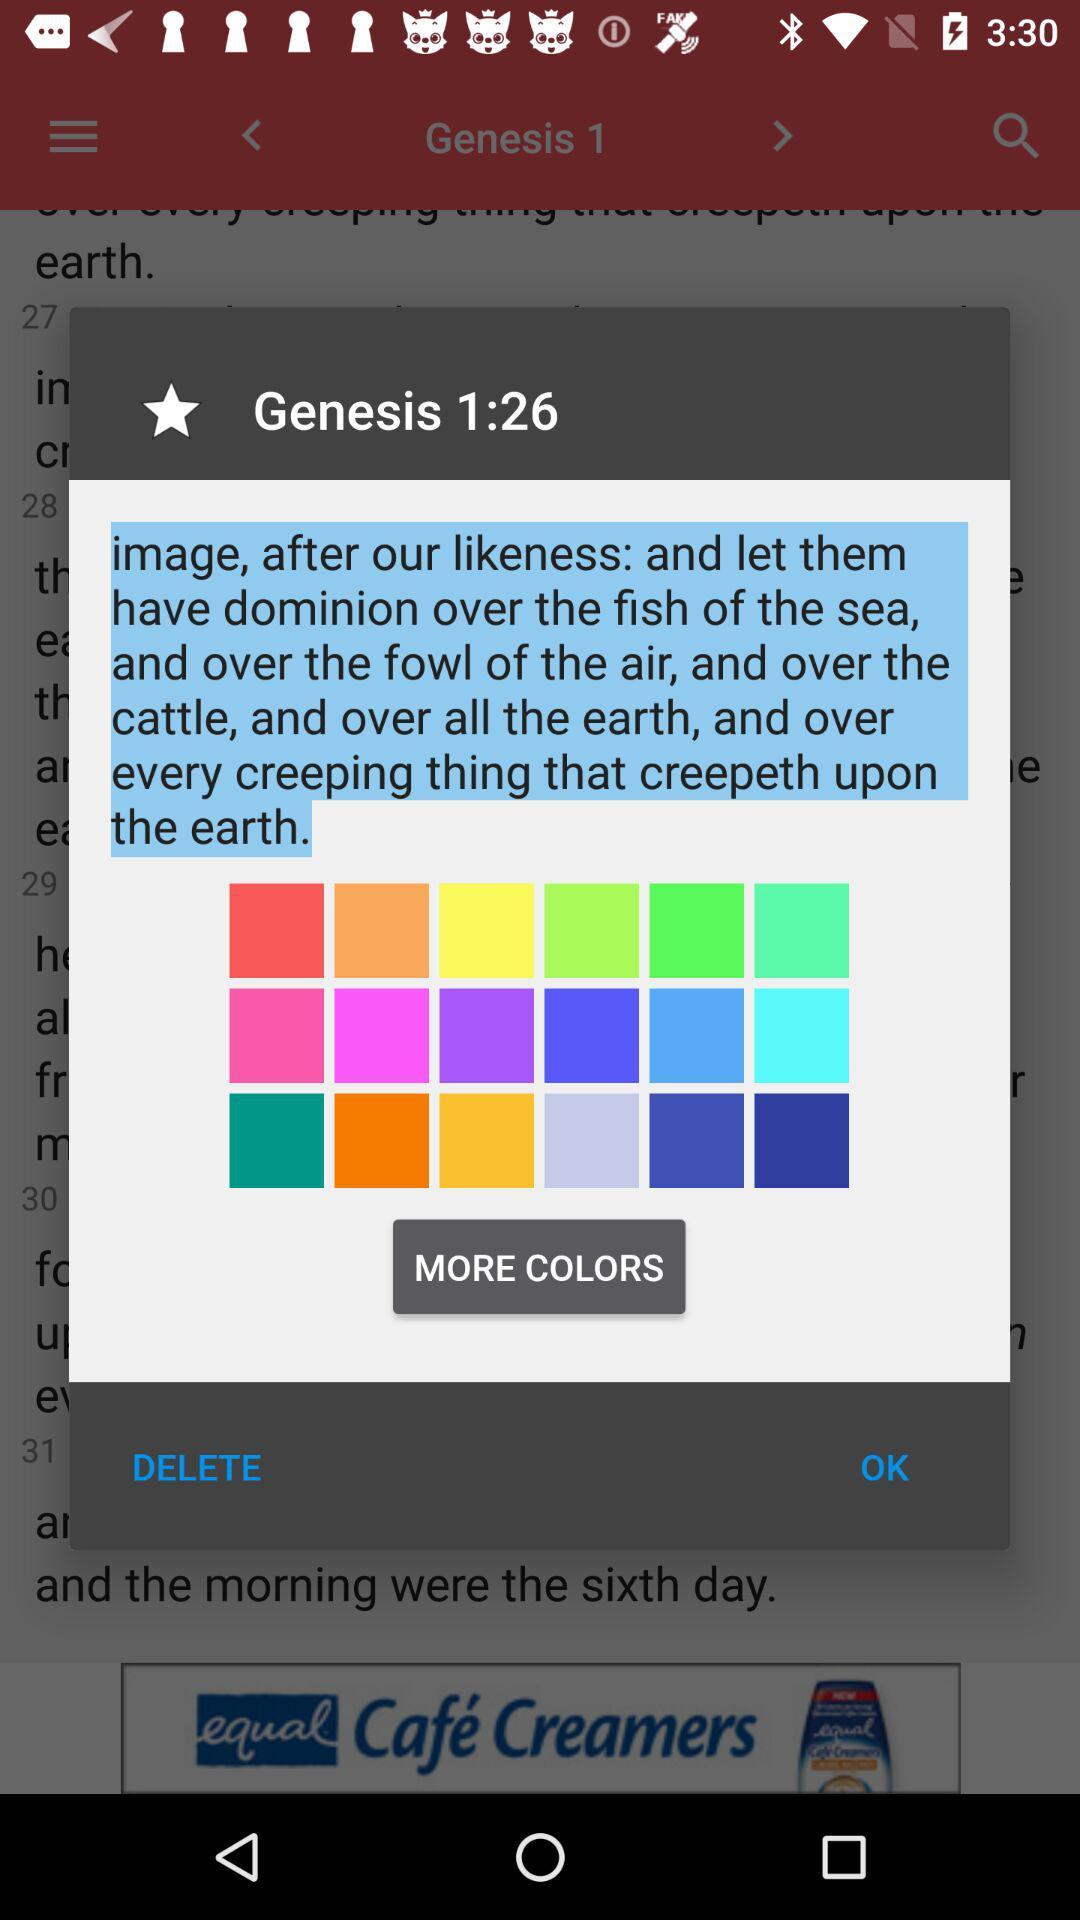 Image resolution: width=1080 pixels, height=1920 pixels. What do you see at coordinates (695, 1035) in the screenshot?
I see `light blue color` at bounding box center [695, 1035].